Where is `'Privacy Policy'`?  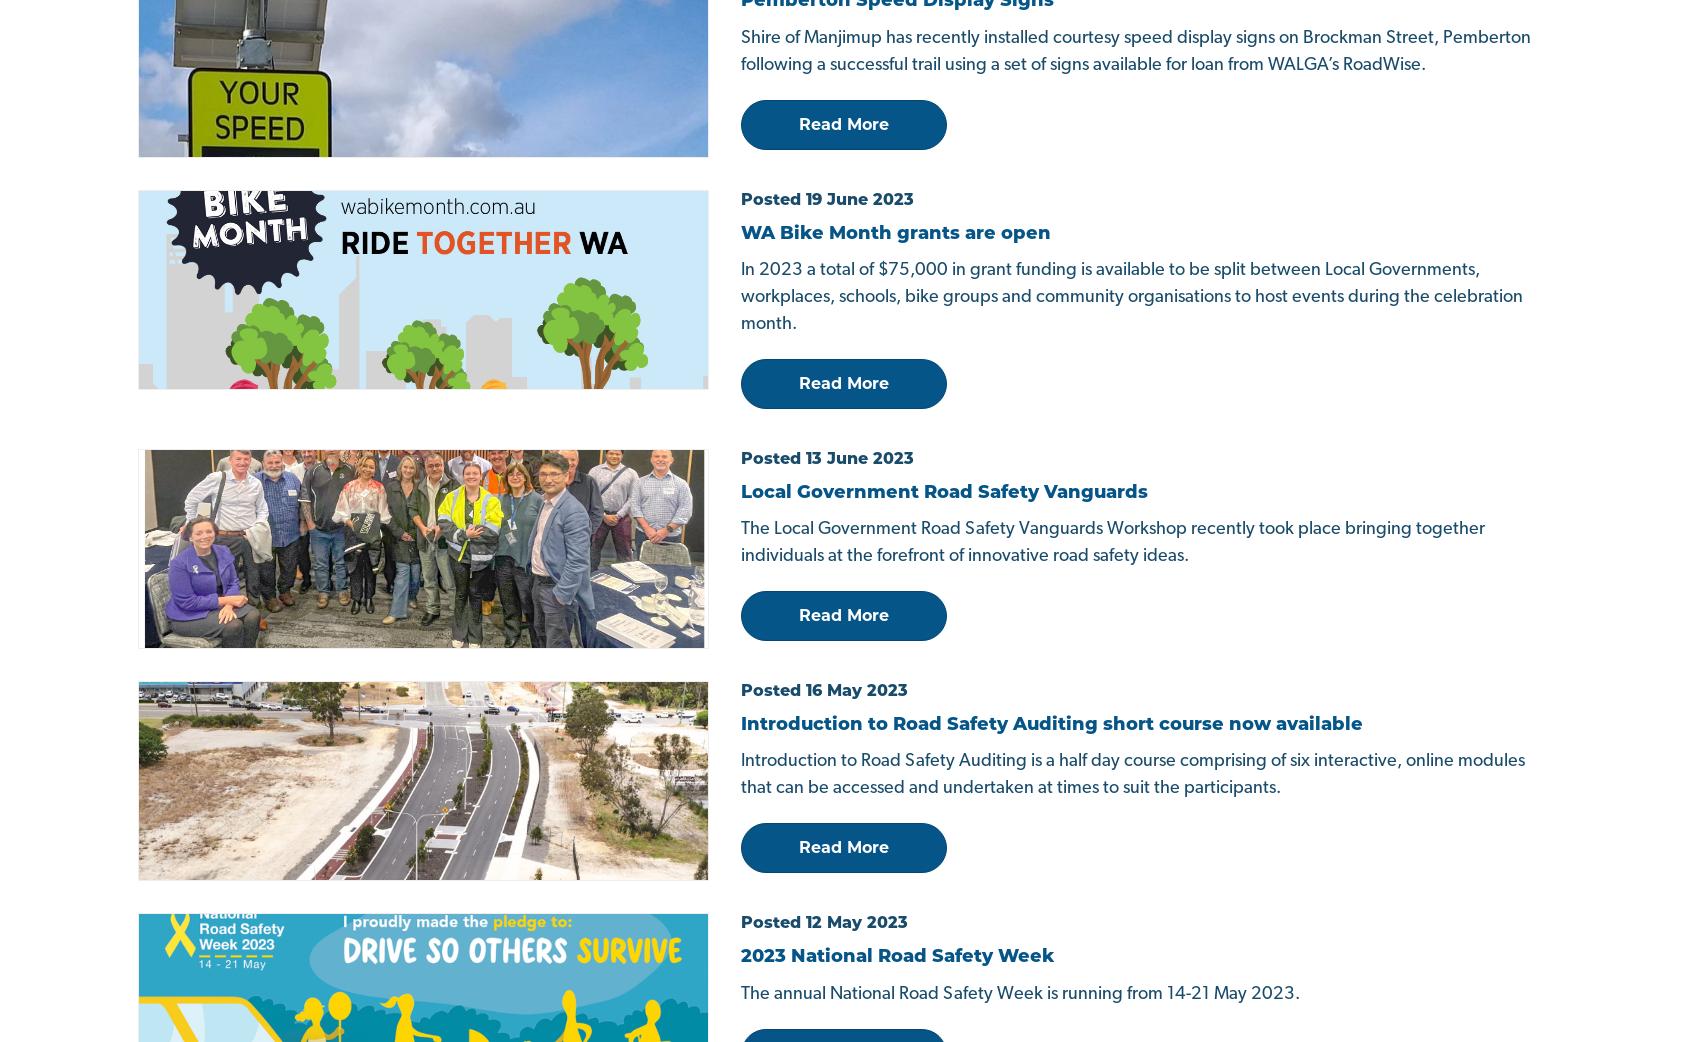 'Privacy Policy' is located at coordinates (400, 922).